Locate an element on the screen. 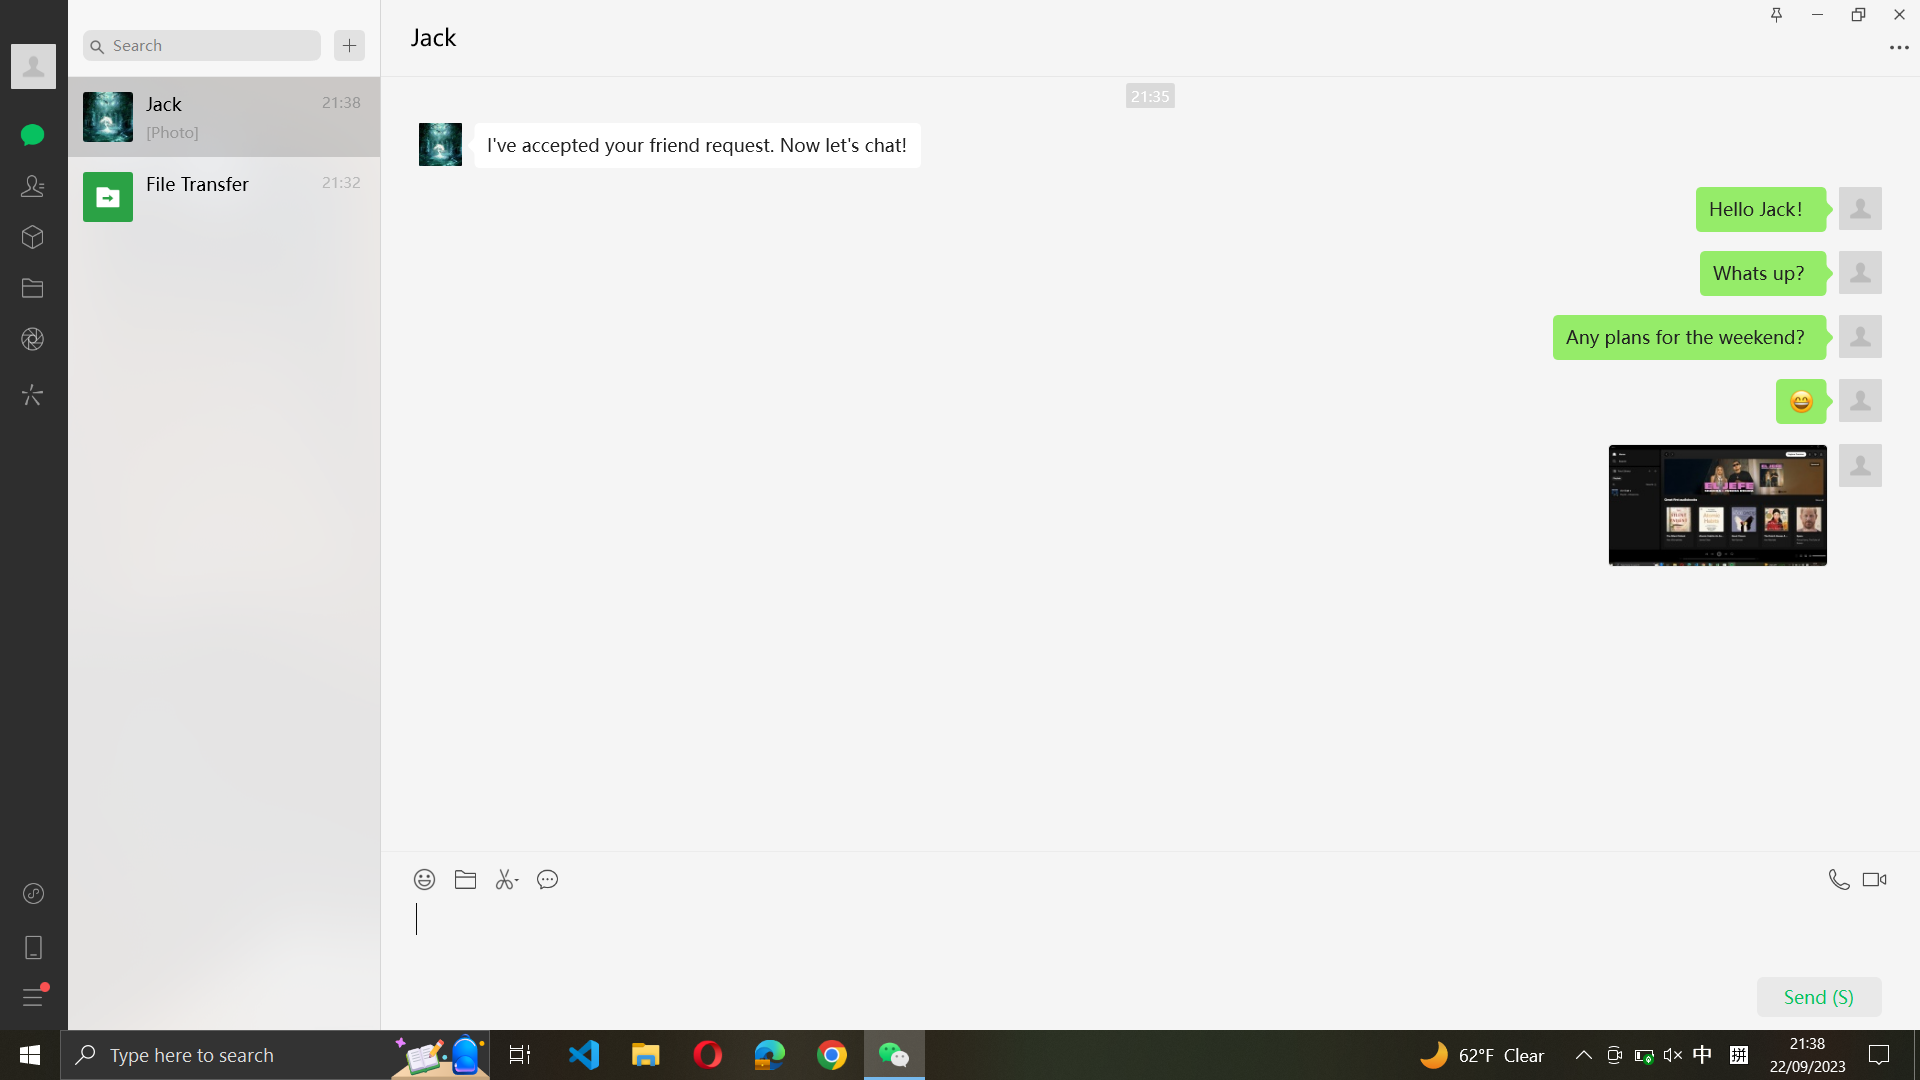  the chat records of Jack is located at coordinates (201, 44).